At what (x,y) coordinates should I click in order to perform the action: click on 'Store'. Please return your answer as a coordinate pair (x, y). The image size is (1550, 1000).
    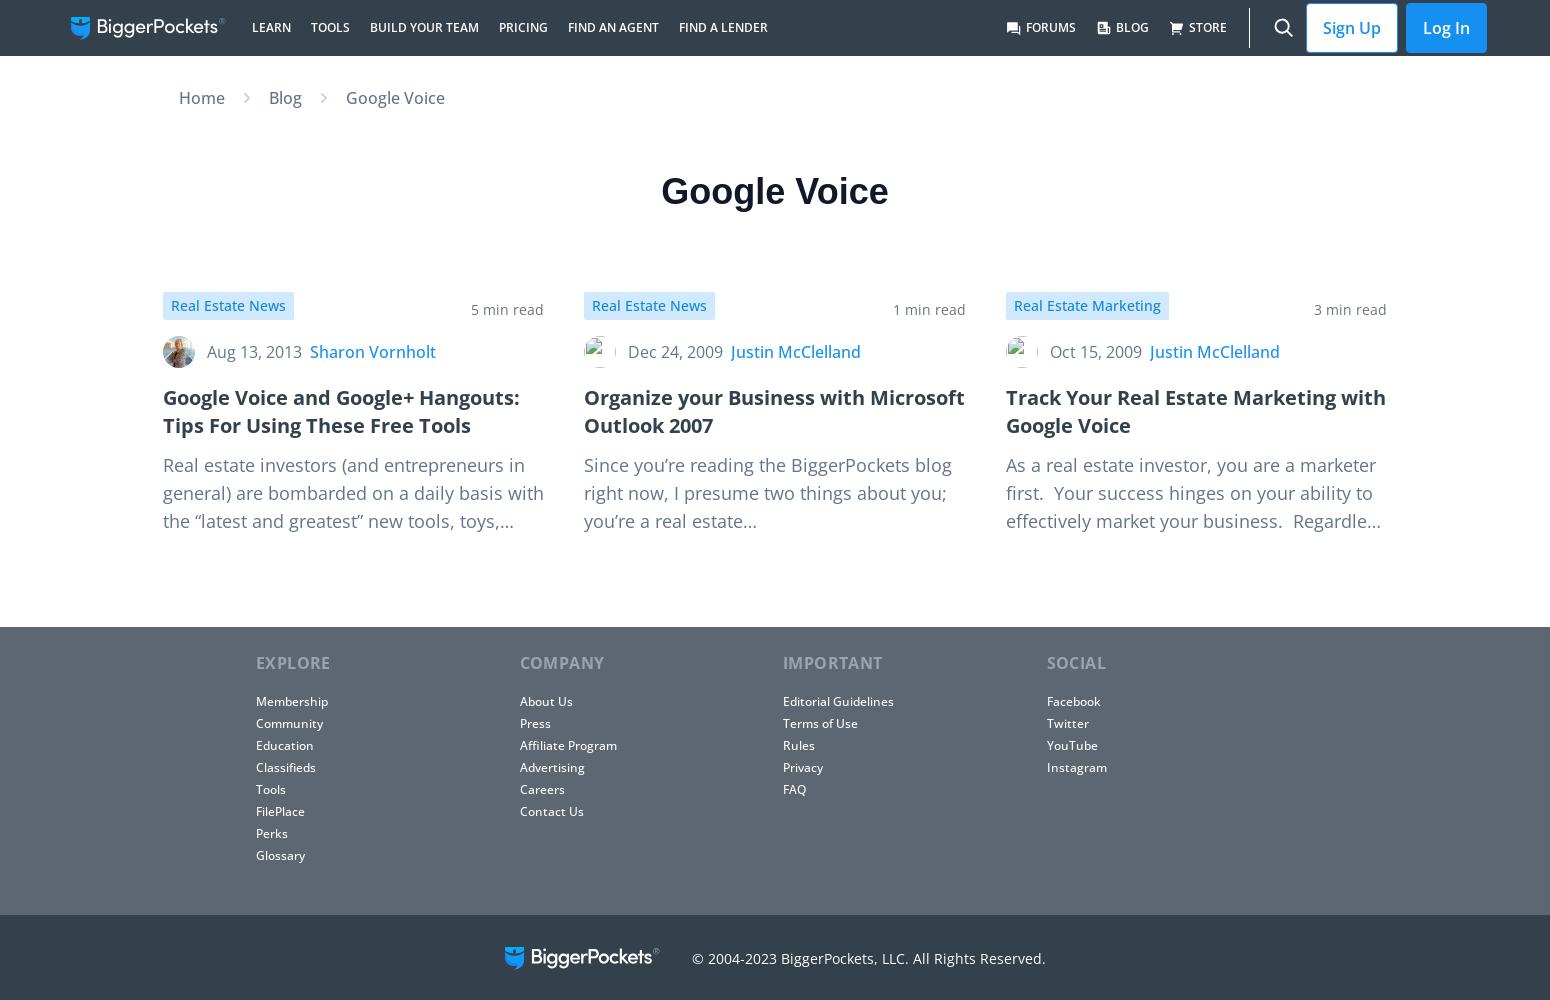
    Looking at the image, I should click on (1208, 27).